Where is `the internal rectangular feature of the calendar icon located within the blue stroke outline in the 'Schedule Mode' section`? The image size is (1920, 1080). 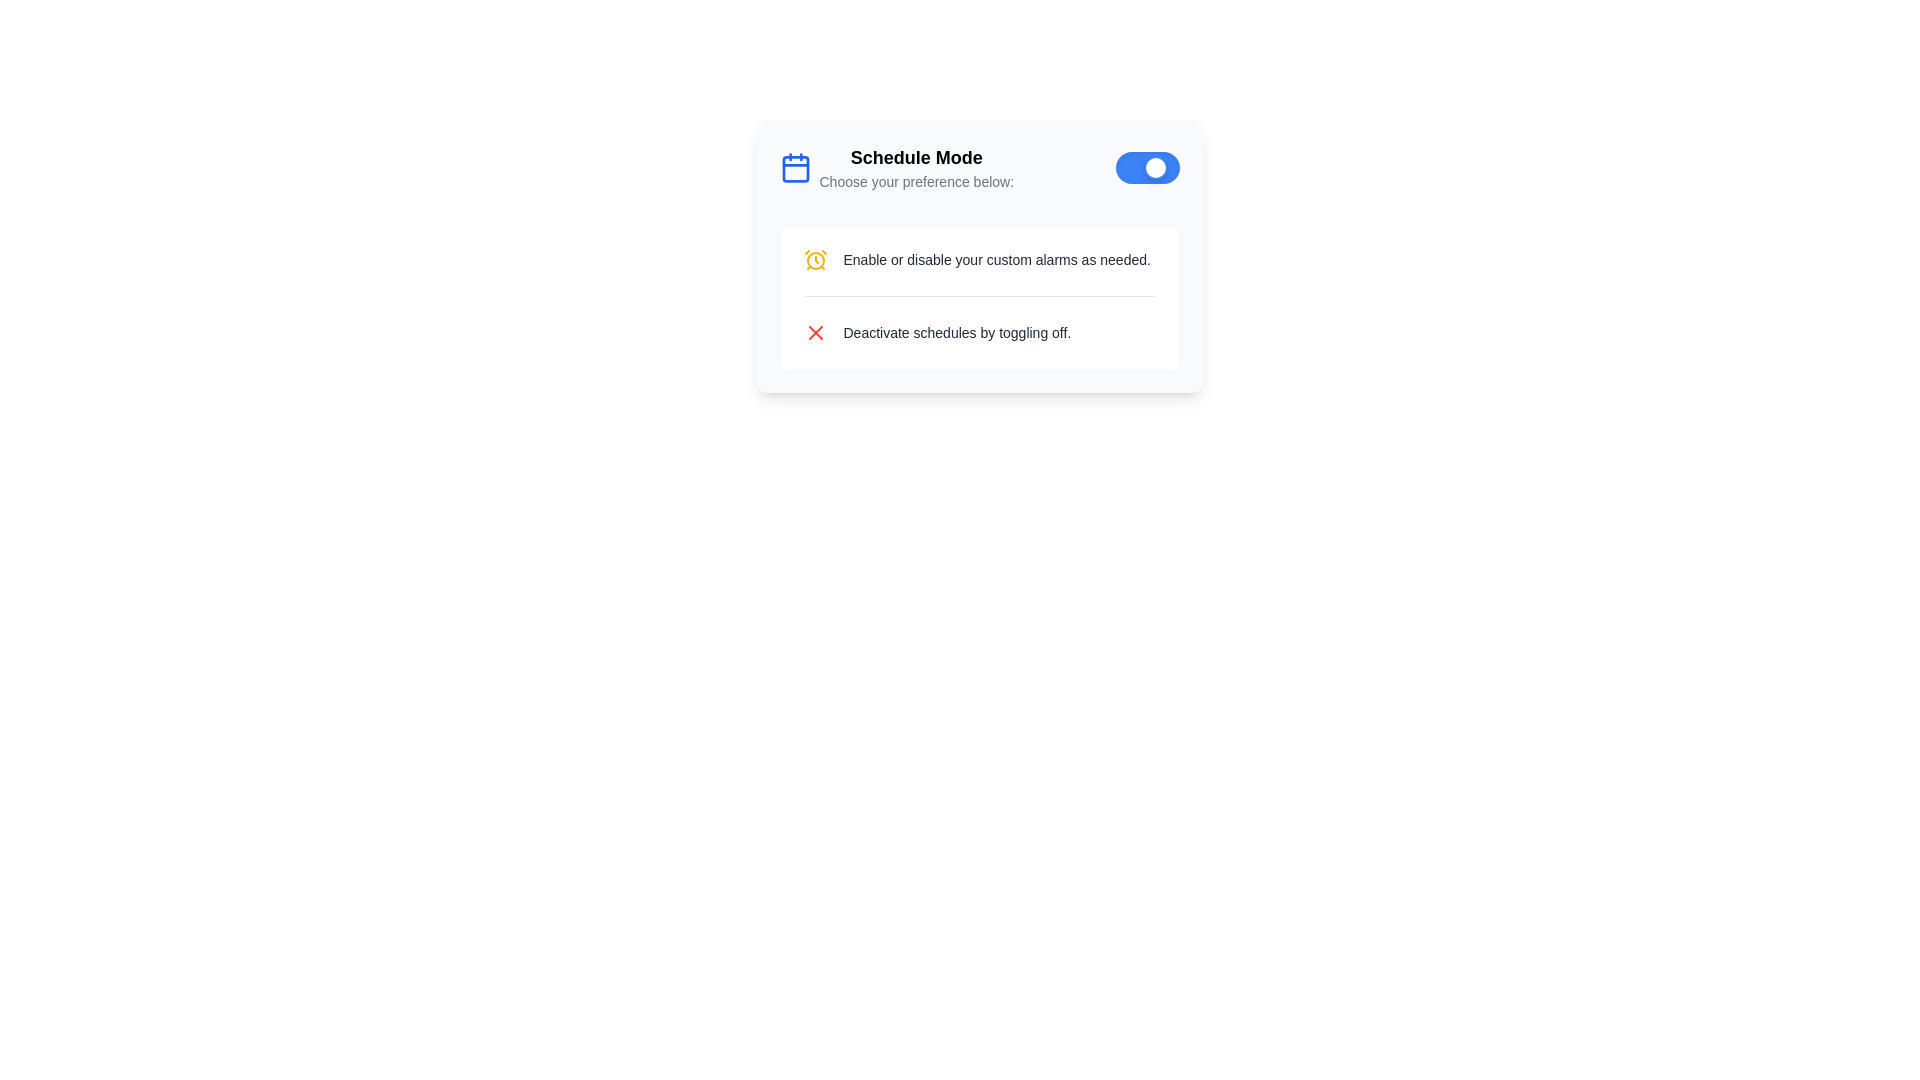
the internal rectangular feature of the calendar icon located within the blue stroke outline in the 'Schedule Mode' section is located at coordinates (794, 168).